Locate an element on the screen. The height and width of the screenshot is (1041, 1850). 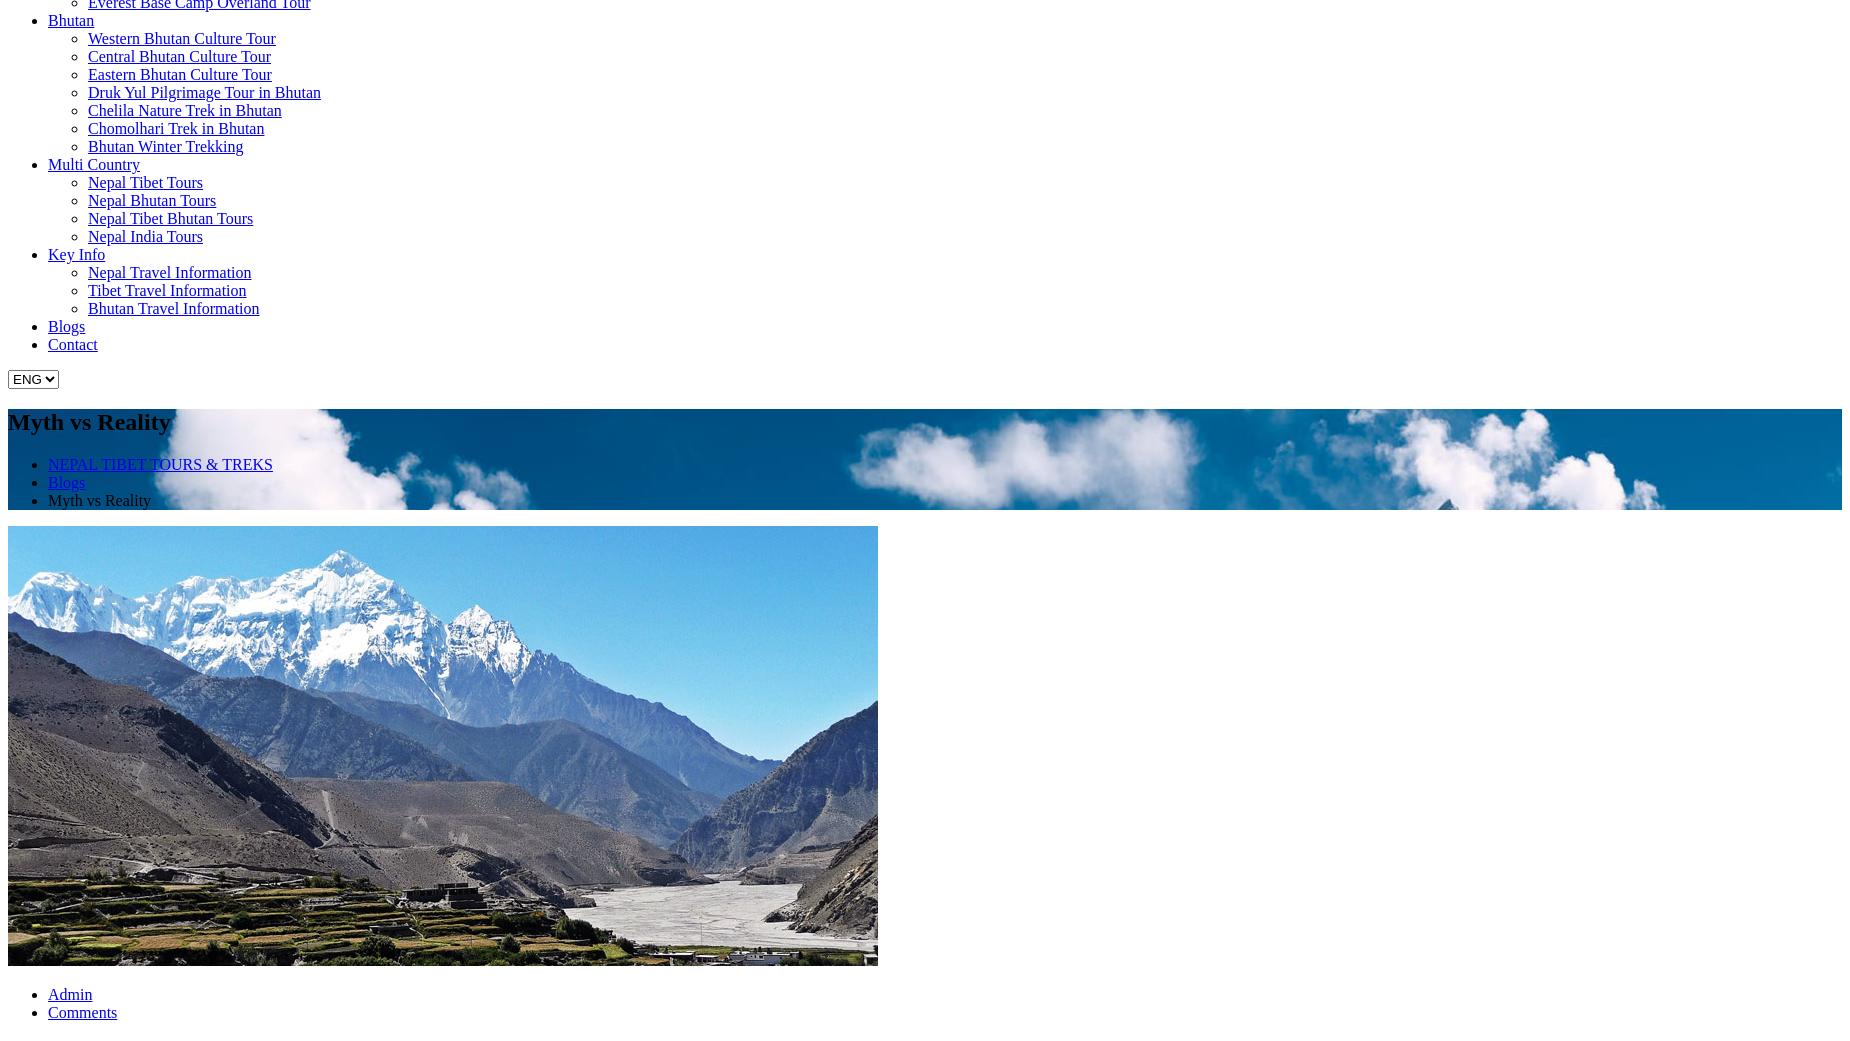
'Nepal Tibet Bhutan Tours' is located at coordinates (169, 217).